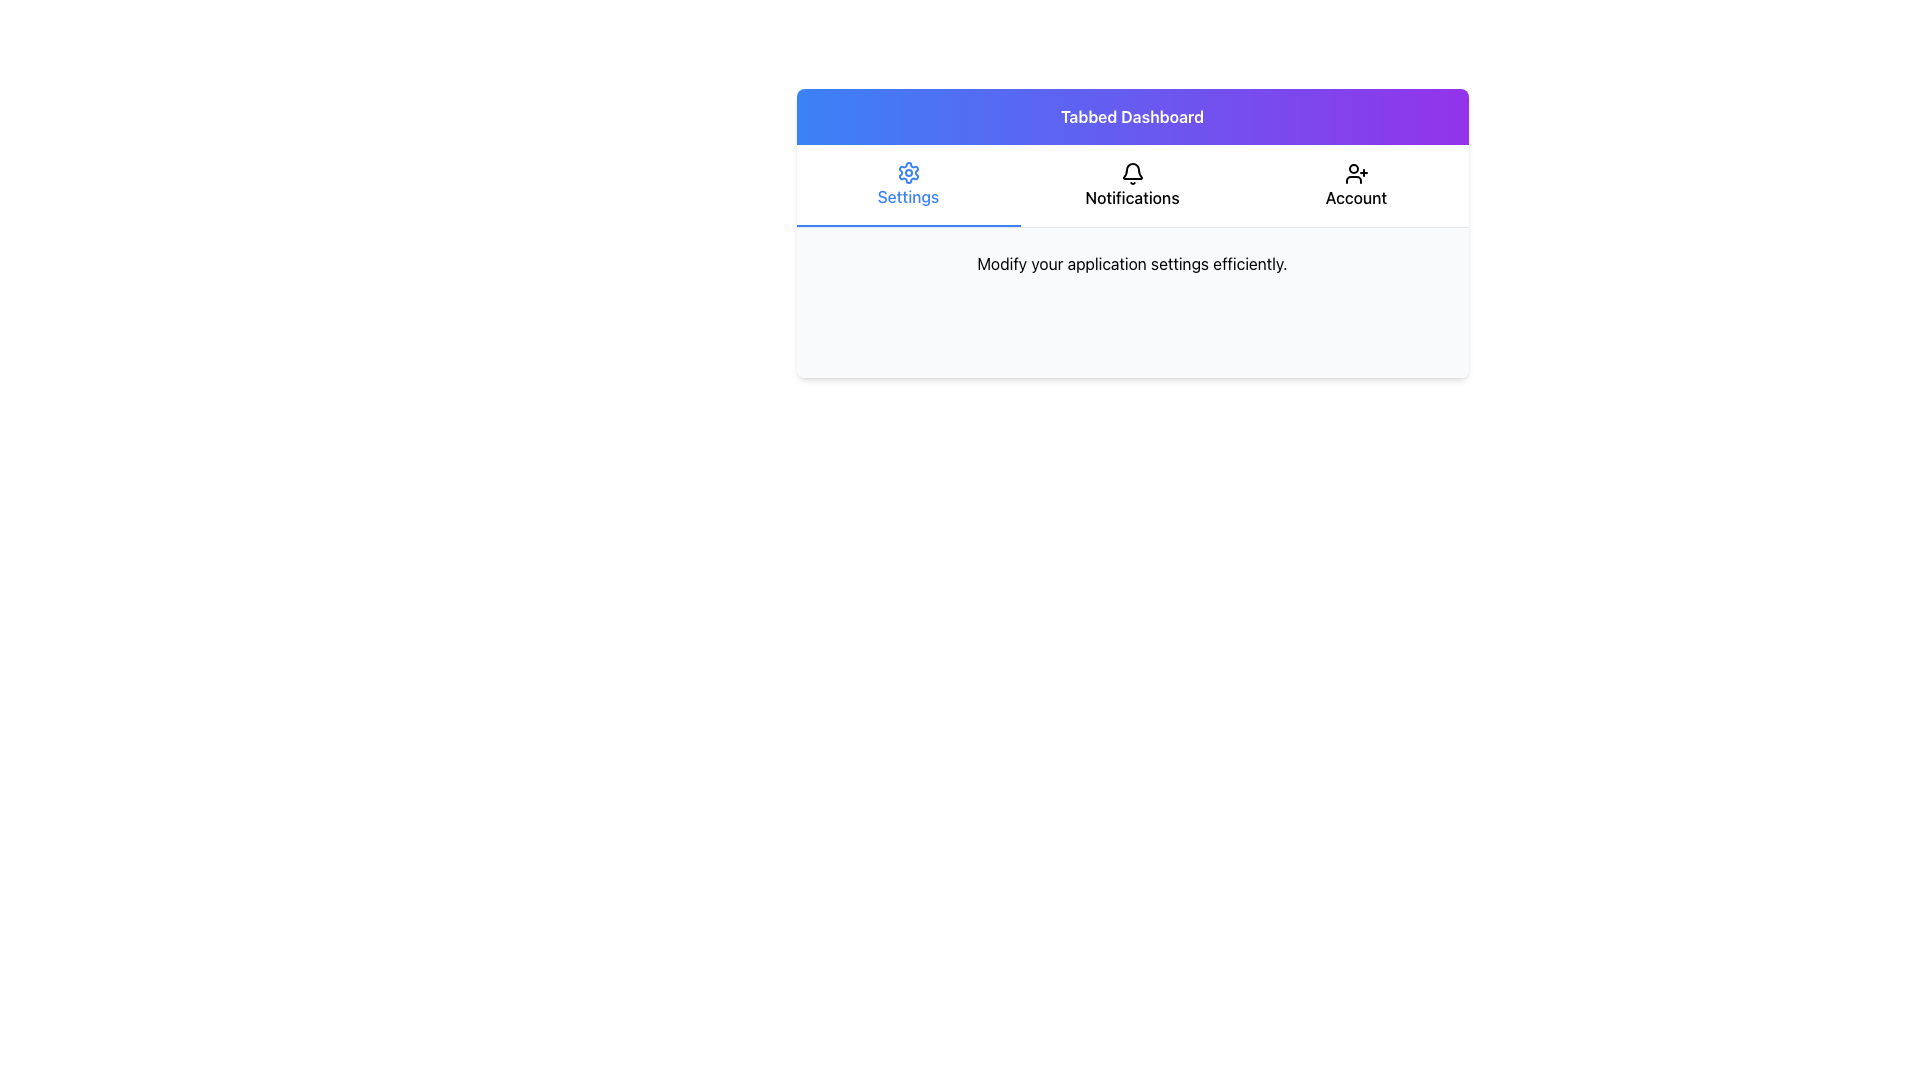  I want to click on the gear-shaped icon with a blue outline, so click(907, 172).